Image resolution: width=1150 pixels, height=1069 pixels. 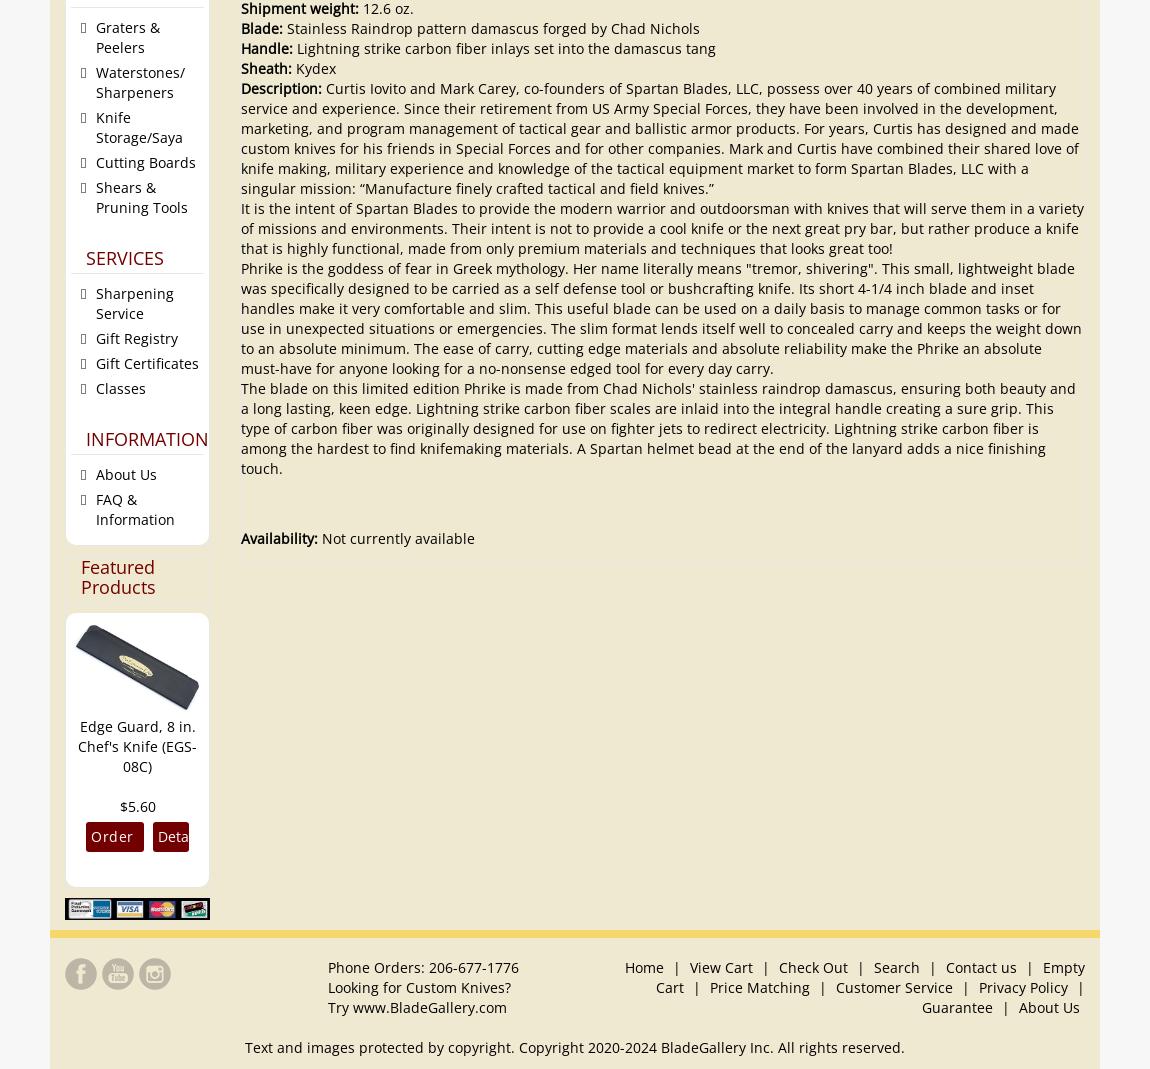 What do you see at coordinates (141, 196) in the screenshot?
I see `'Shears & Pruning Tools'` at bounding box center [141, 196].